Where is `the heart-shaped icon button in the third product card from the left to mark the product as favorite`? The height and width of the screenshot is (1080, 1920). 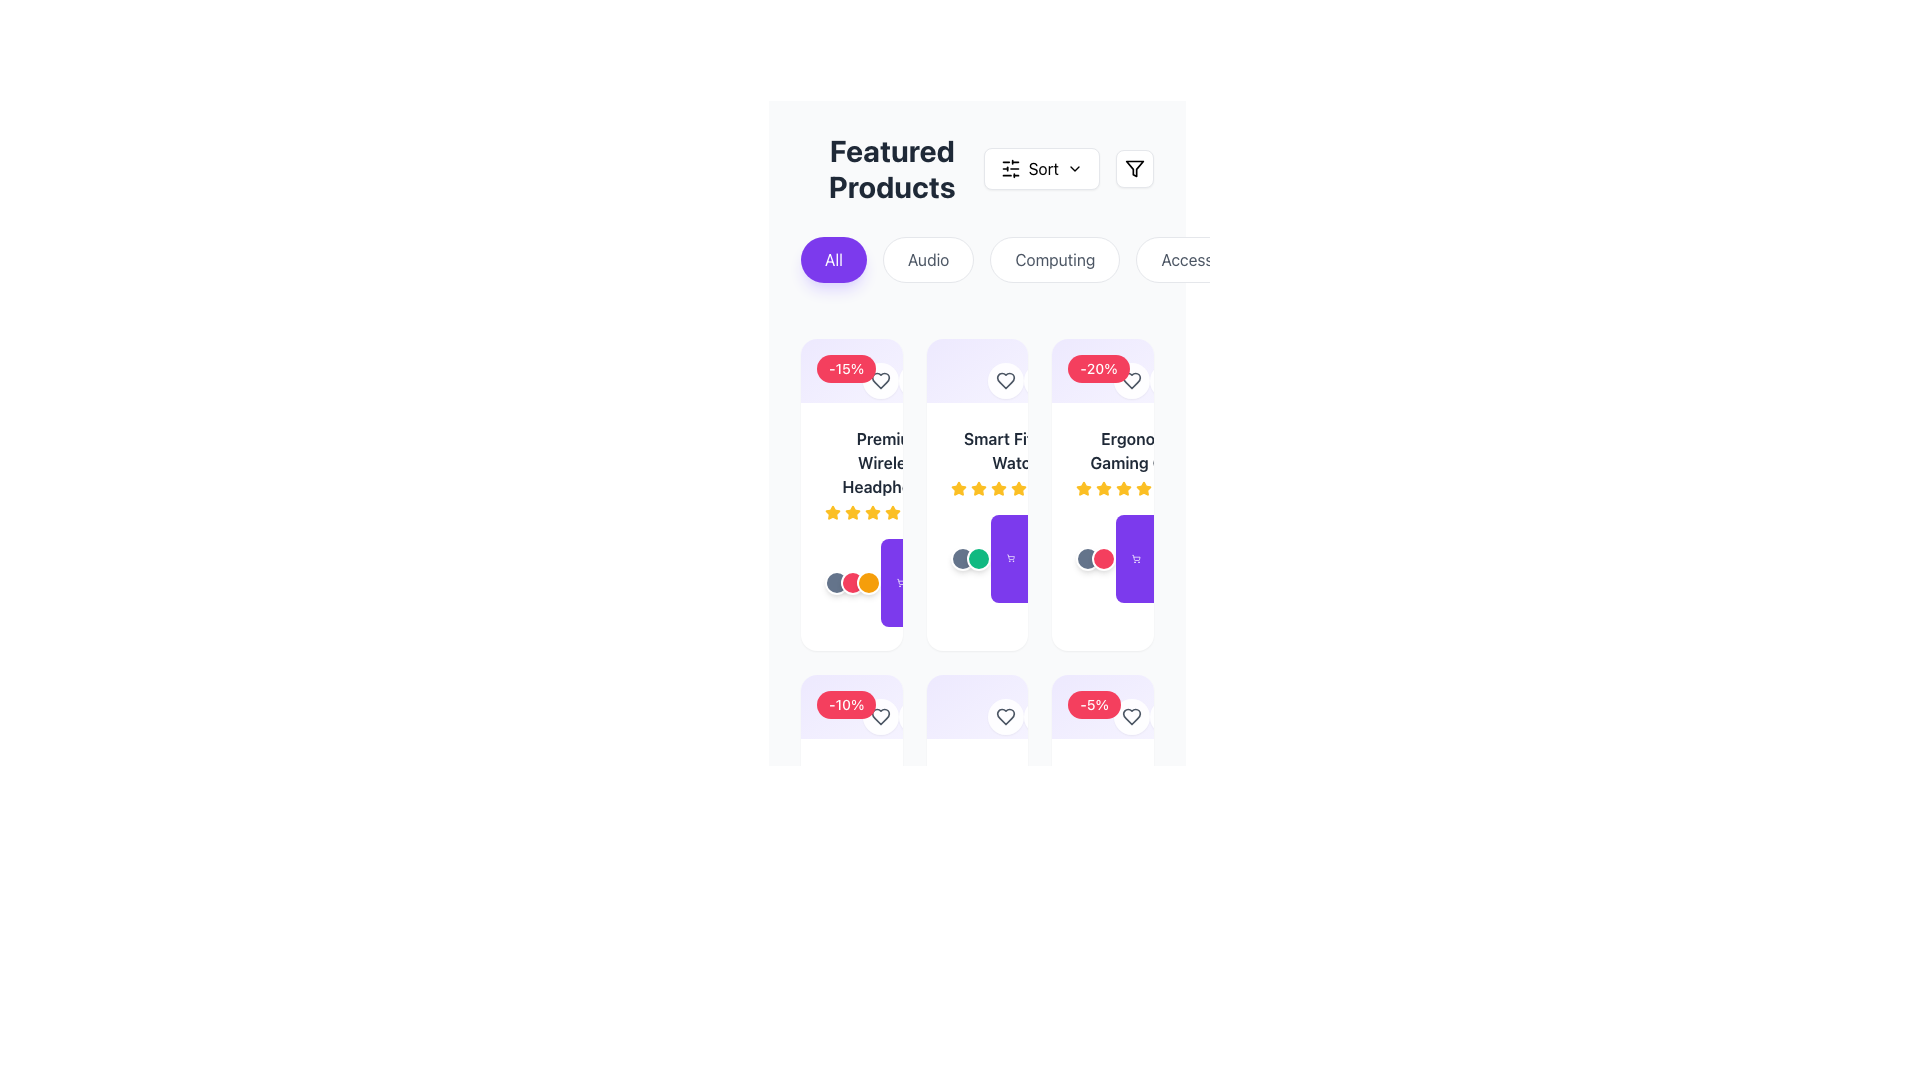
the heart-shaped icon button in the third product card from the left to mark the product as favorite is located at coordinates (1132, 716).